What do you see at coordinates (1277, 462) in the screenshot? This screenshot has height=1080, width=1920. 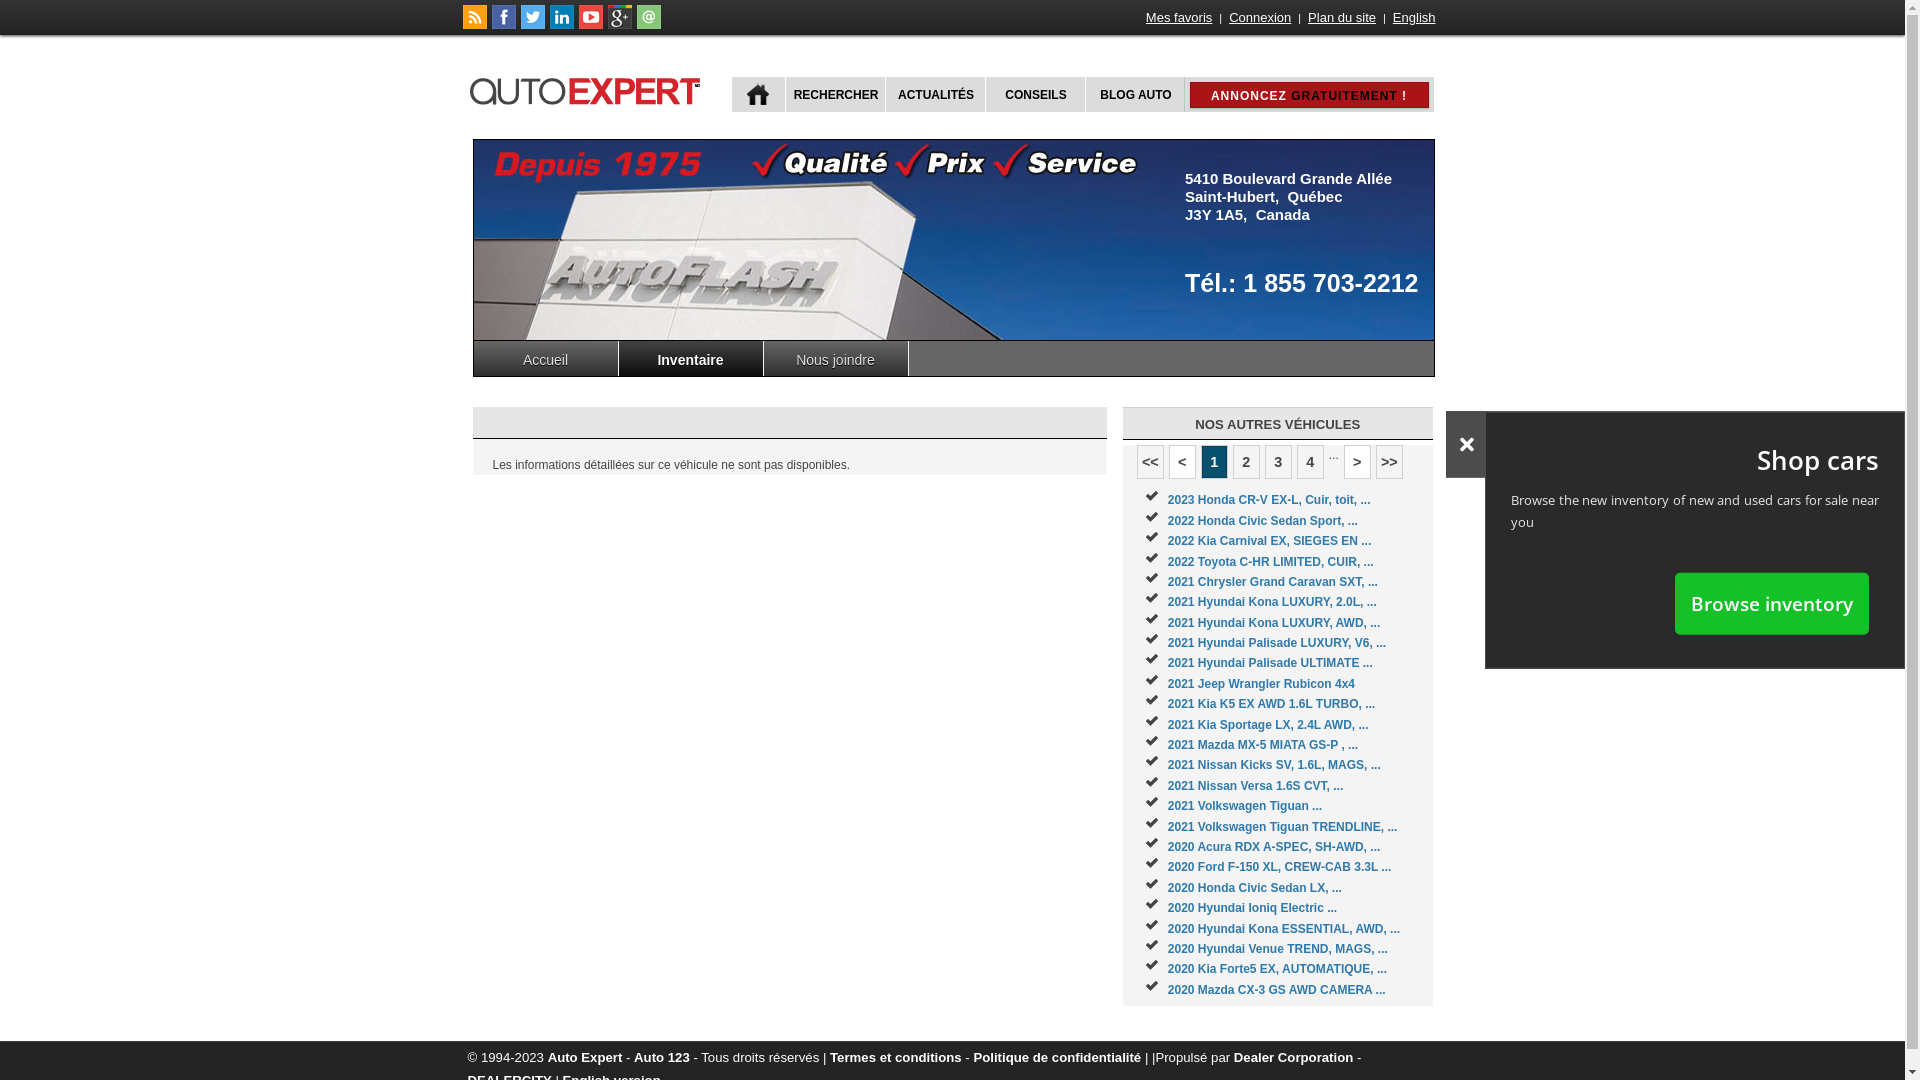 I see `'3'` at bounding box center [1277, 462].